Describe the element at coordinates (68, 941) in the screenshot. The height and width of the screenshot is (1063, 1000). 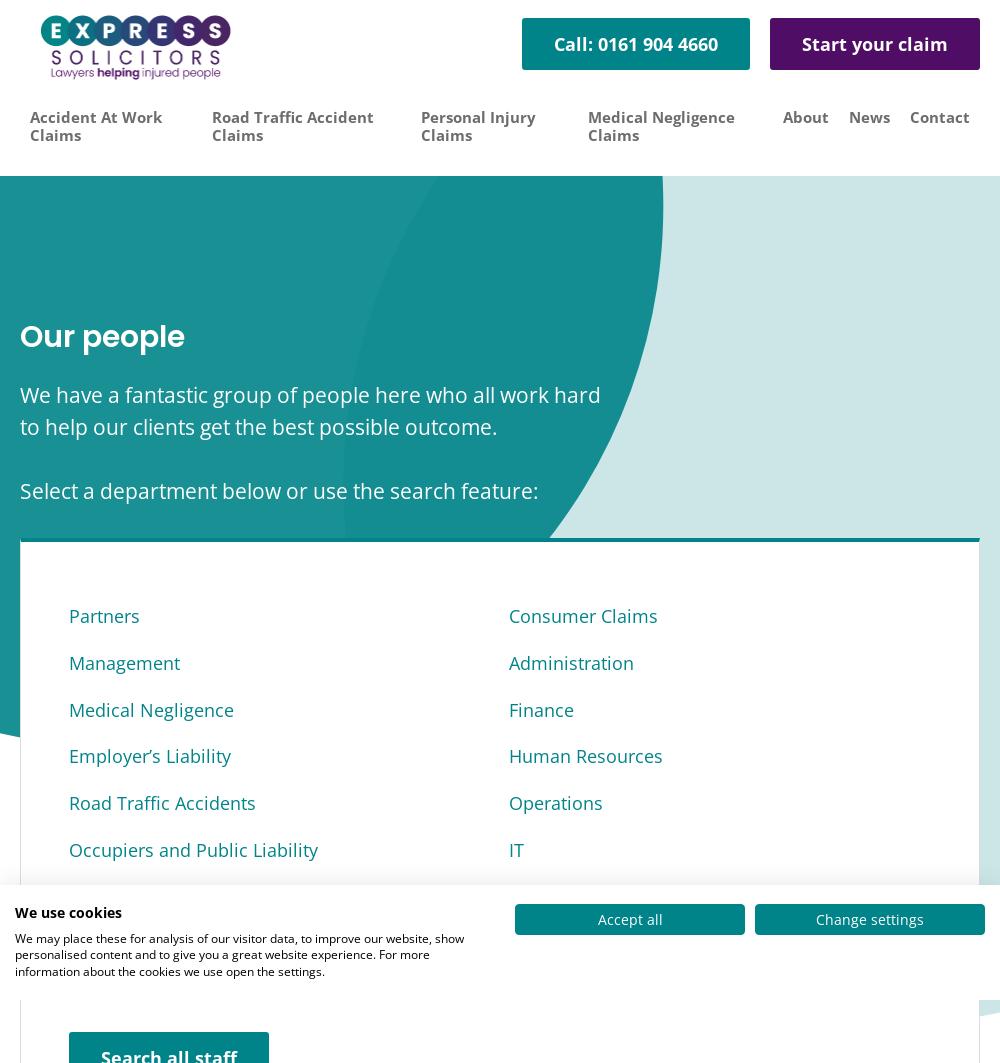
I see `'Advocacy'` at that location.